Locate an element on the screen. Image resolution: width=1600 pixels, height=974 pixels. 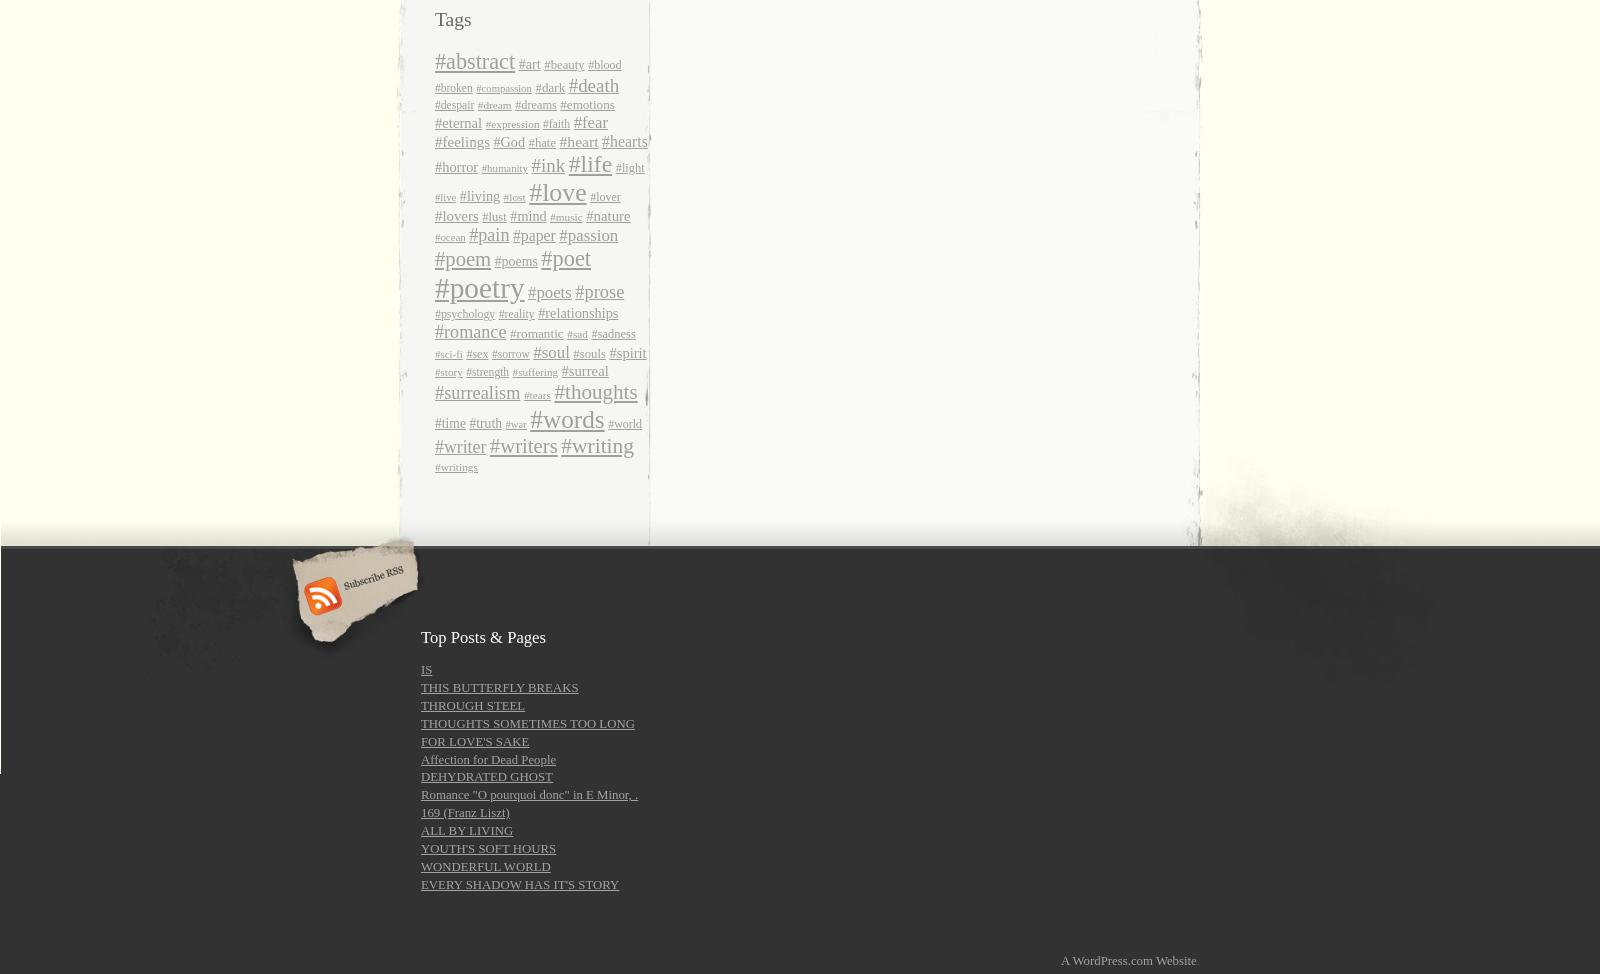
'.' is located at coordinates (1198, 958).